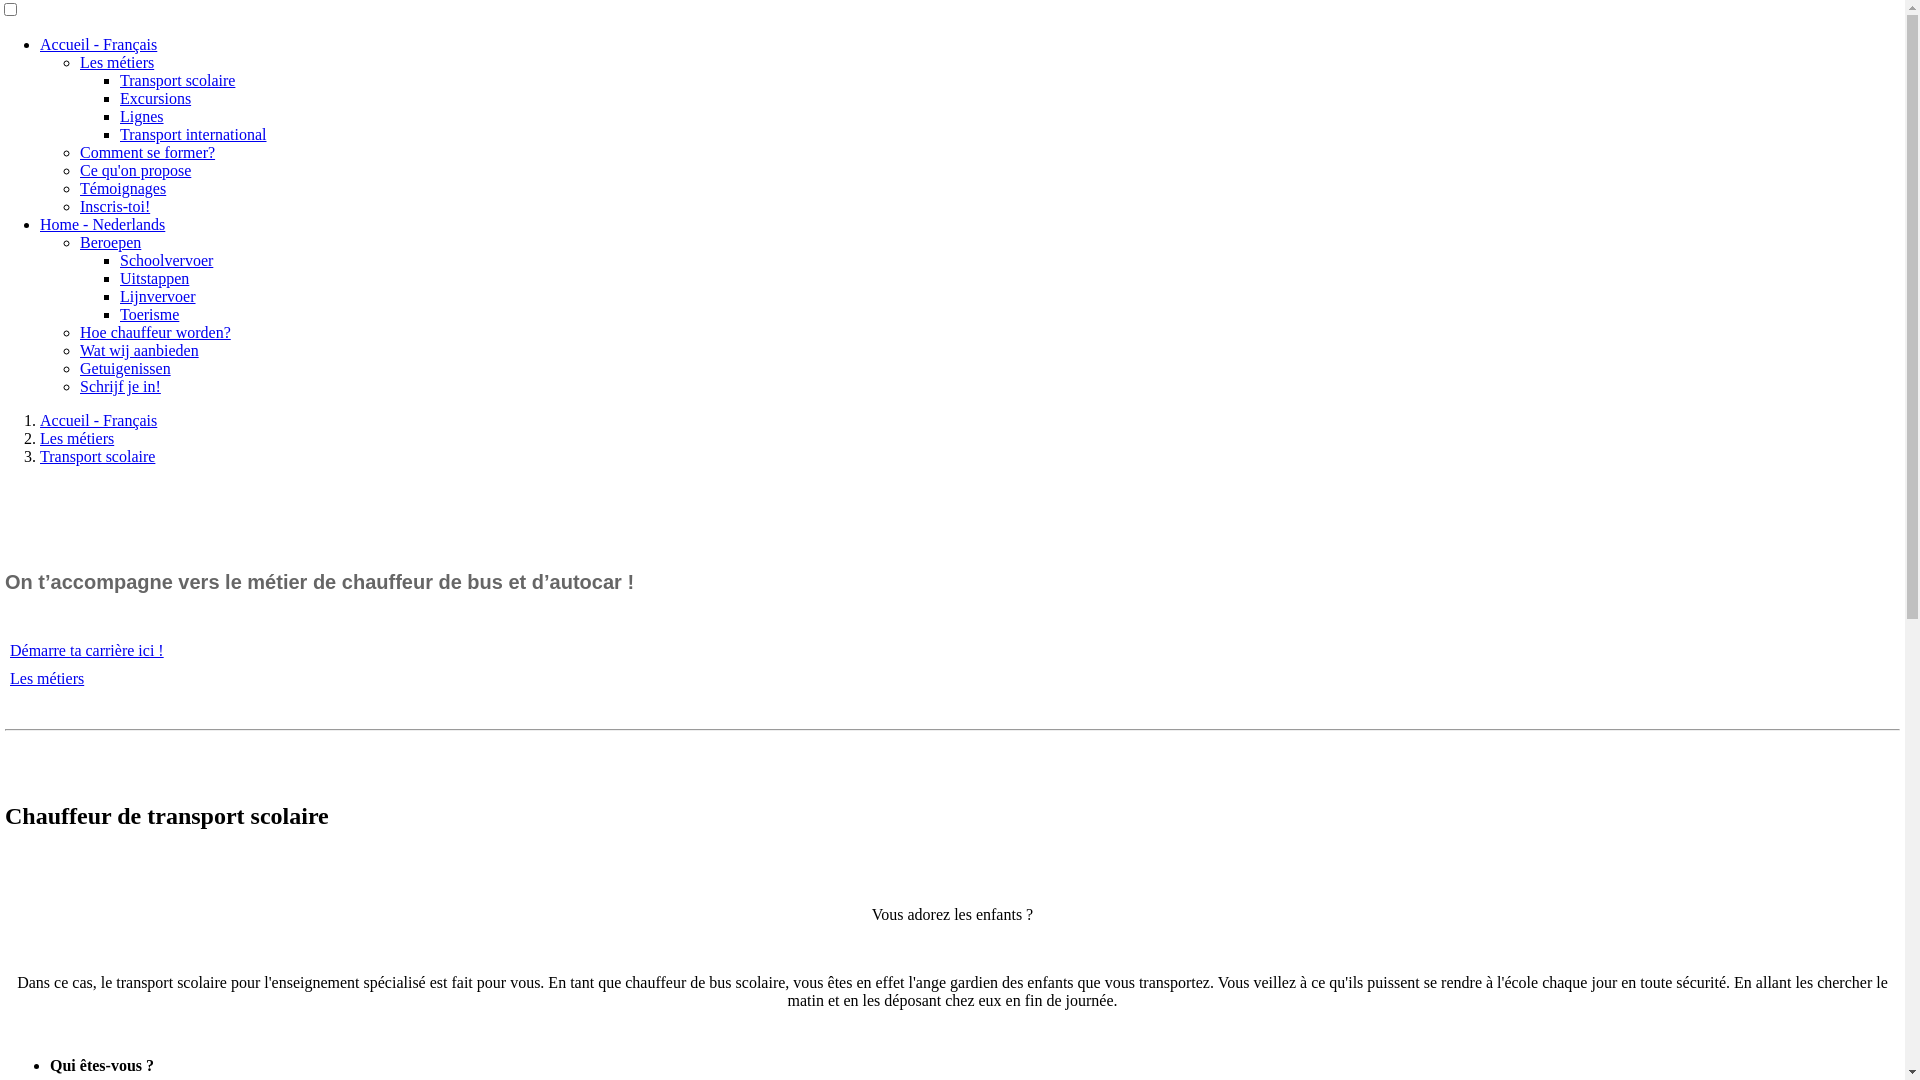  I want to click on 'Lijnvervoer', so click(157, 296).